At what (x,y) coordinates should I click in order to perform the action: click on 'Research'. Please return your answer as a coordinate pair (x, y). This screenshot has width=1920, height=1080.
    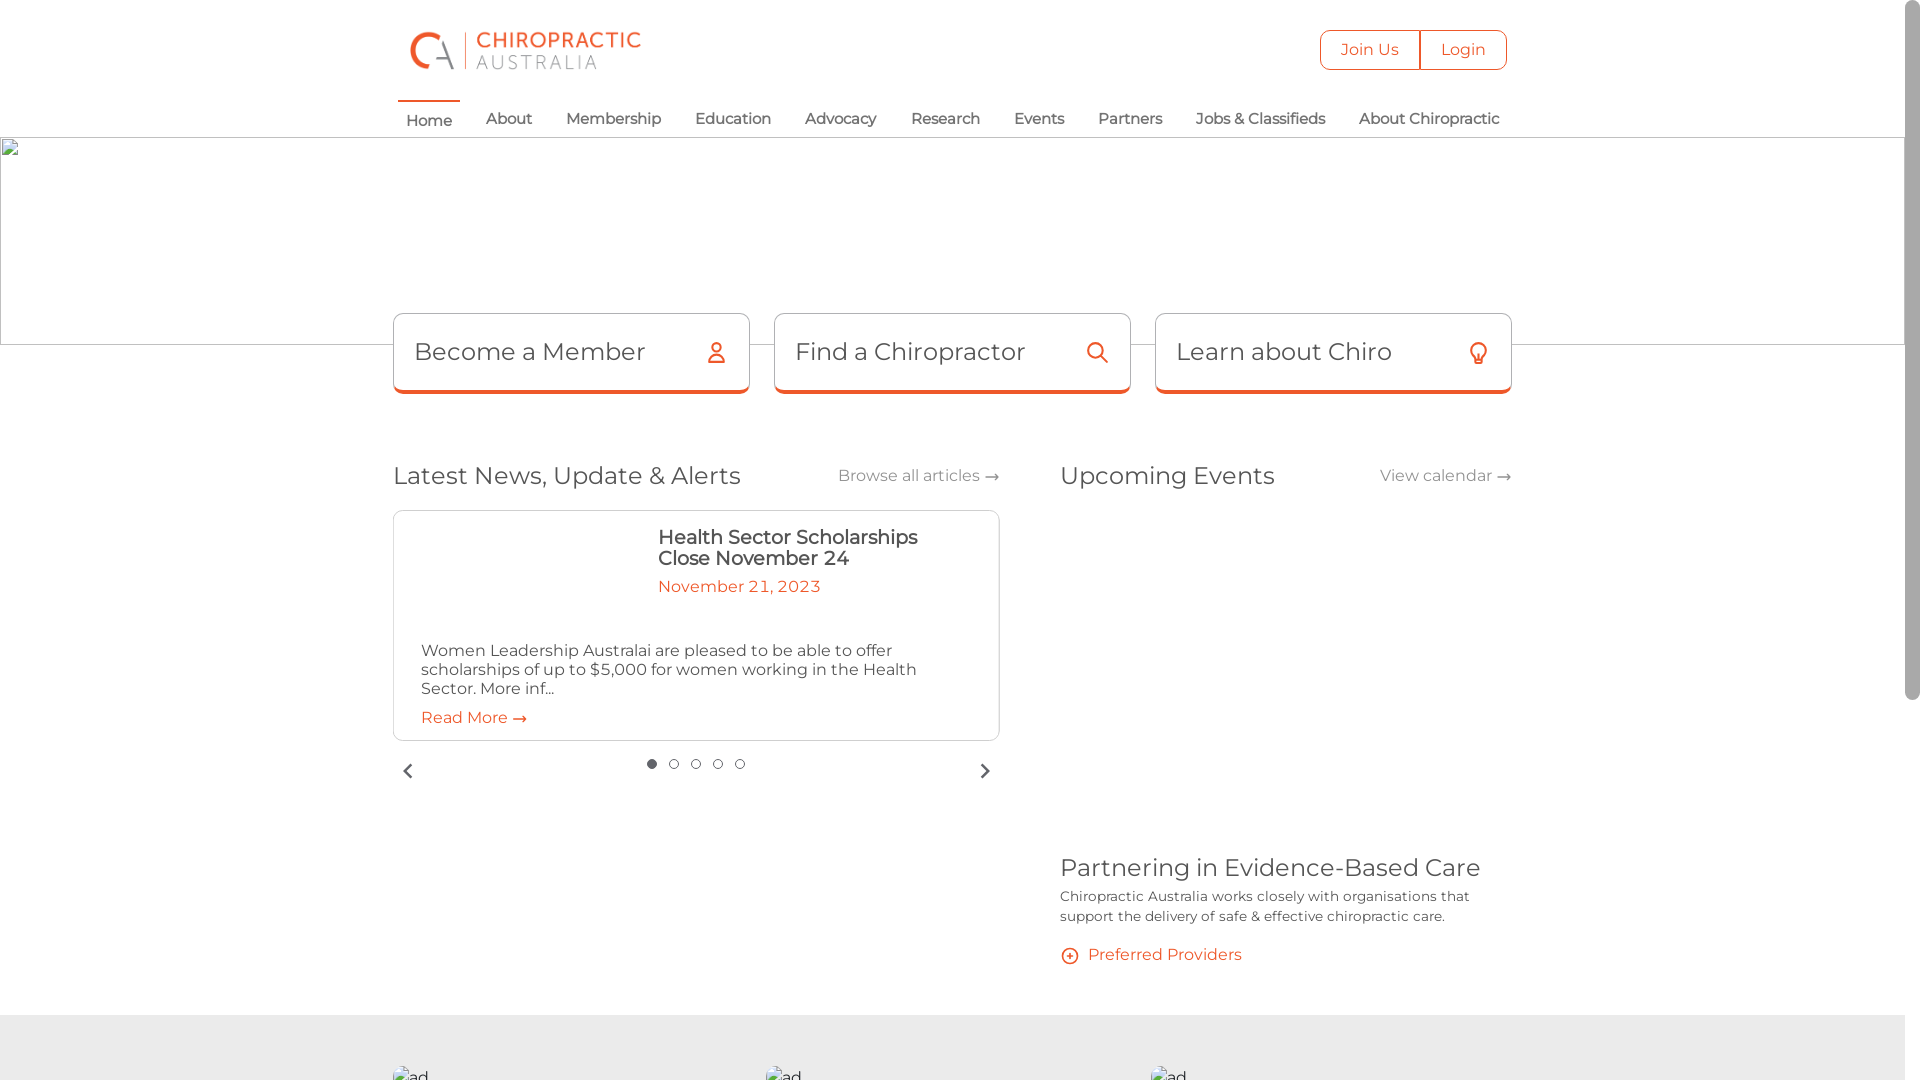
    Looking at the image, I should click on (901, 119).